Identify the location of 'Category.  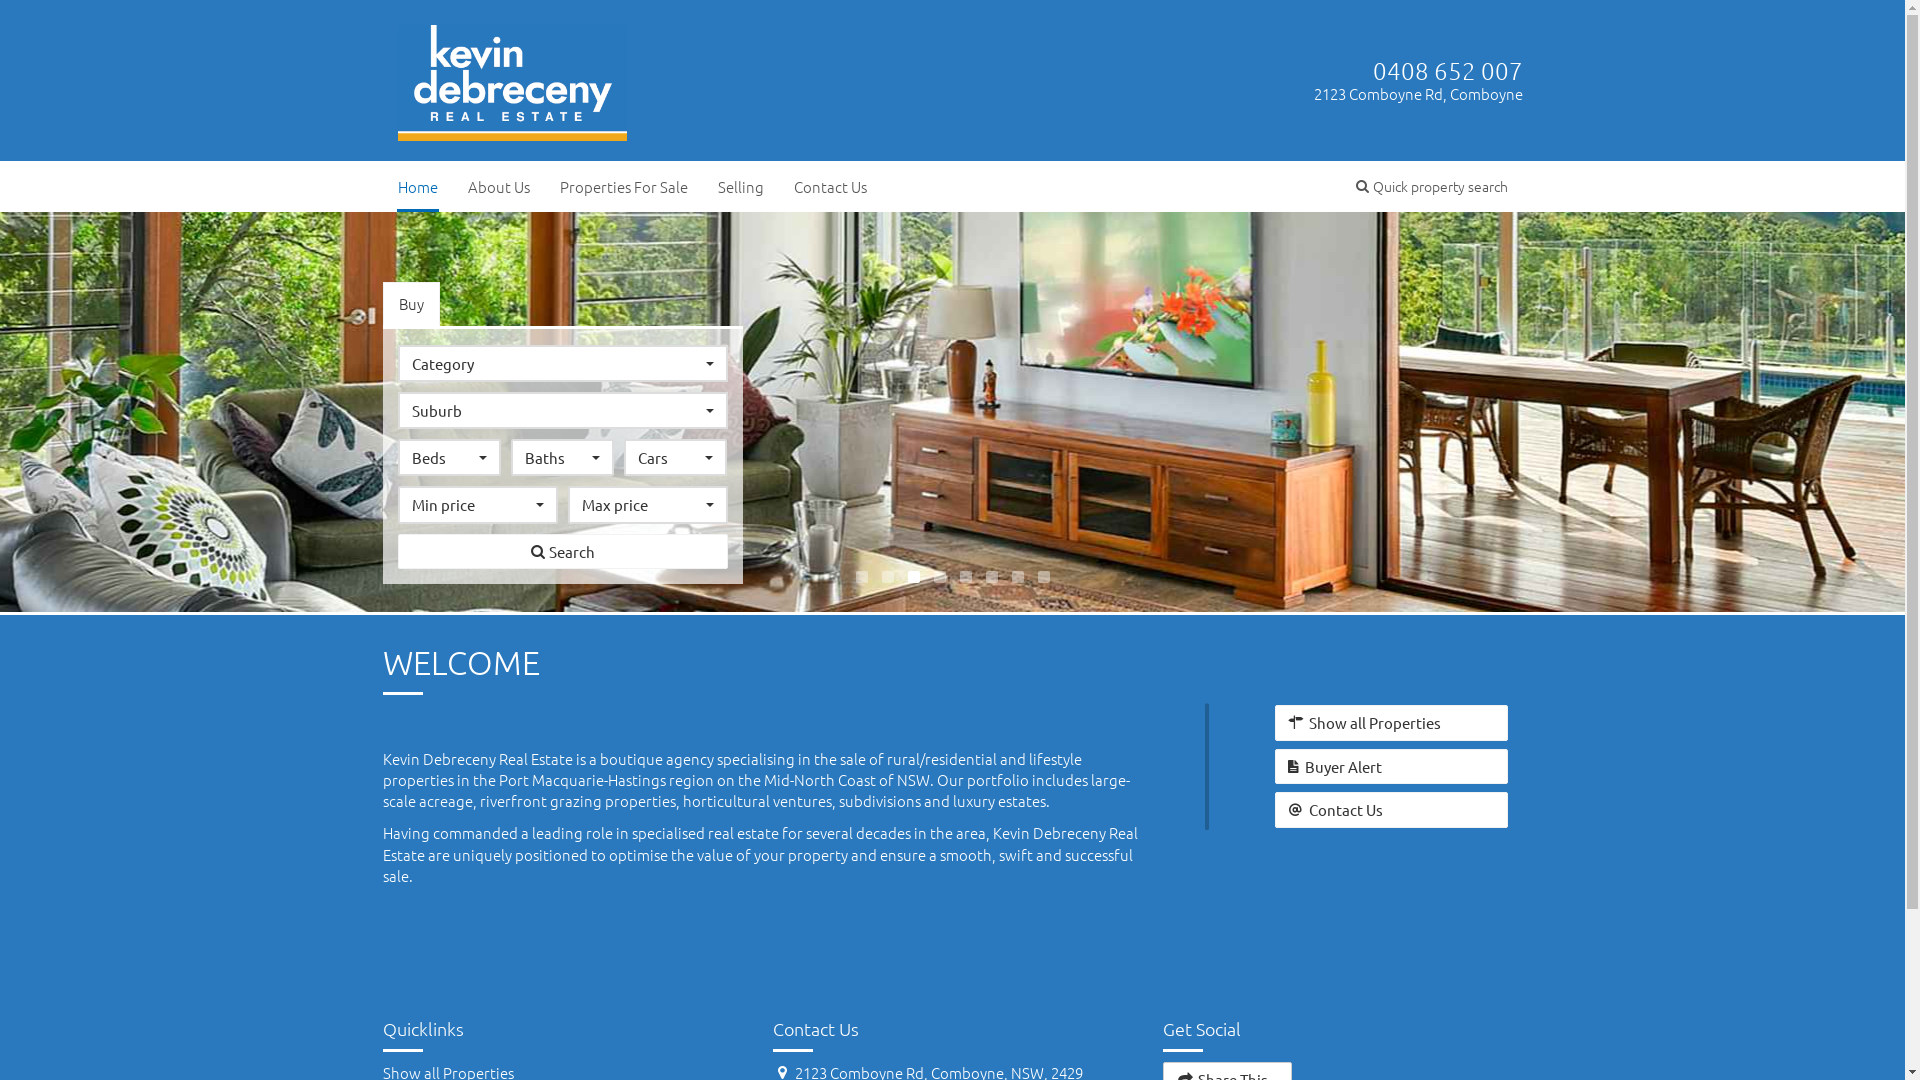
(398, 363).